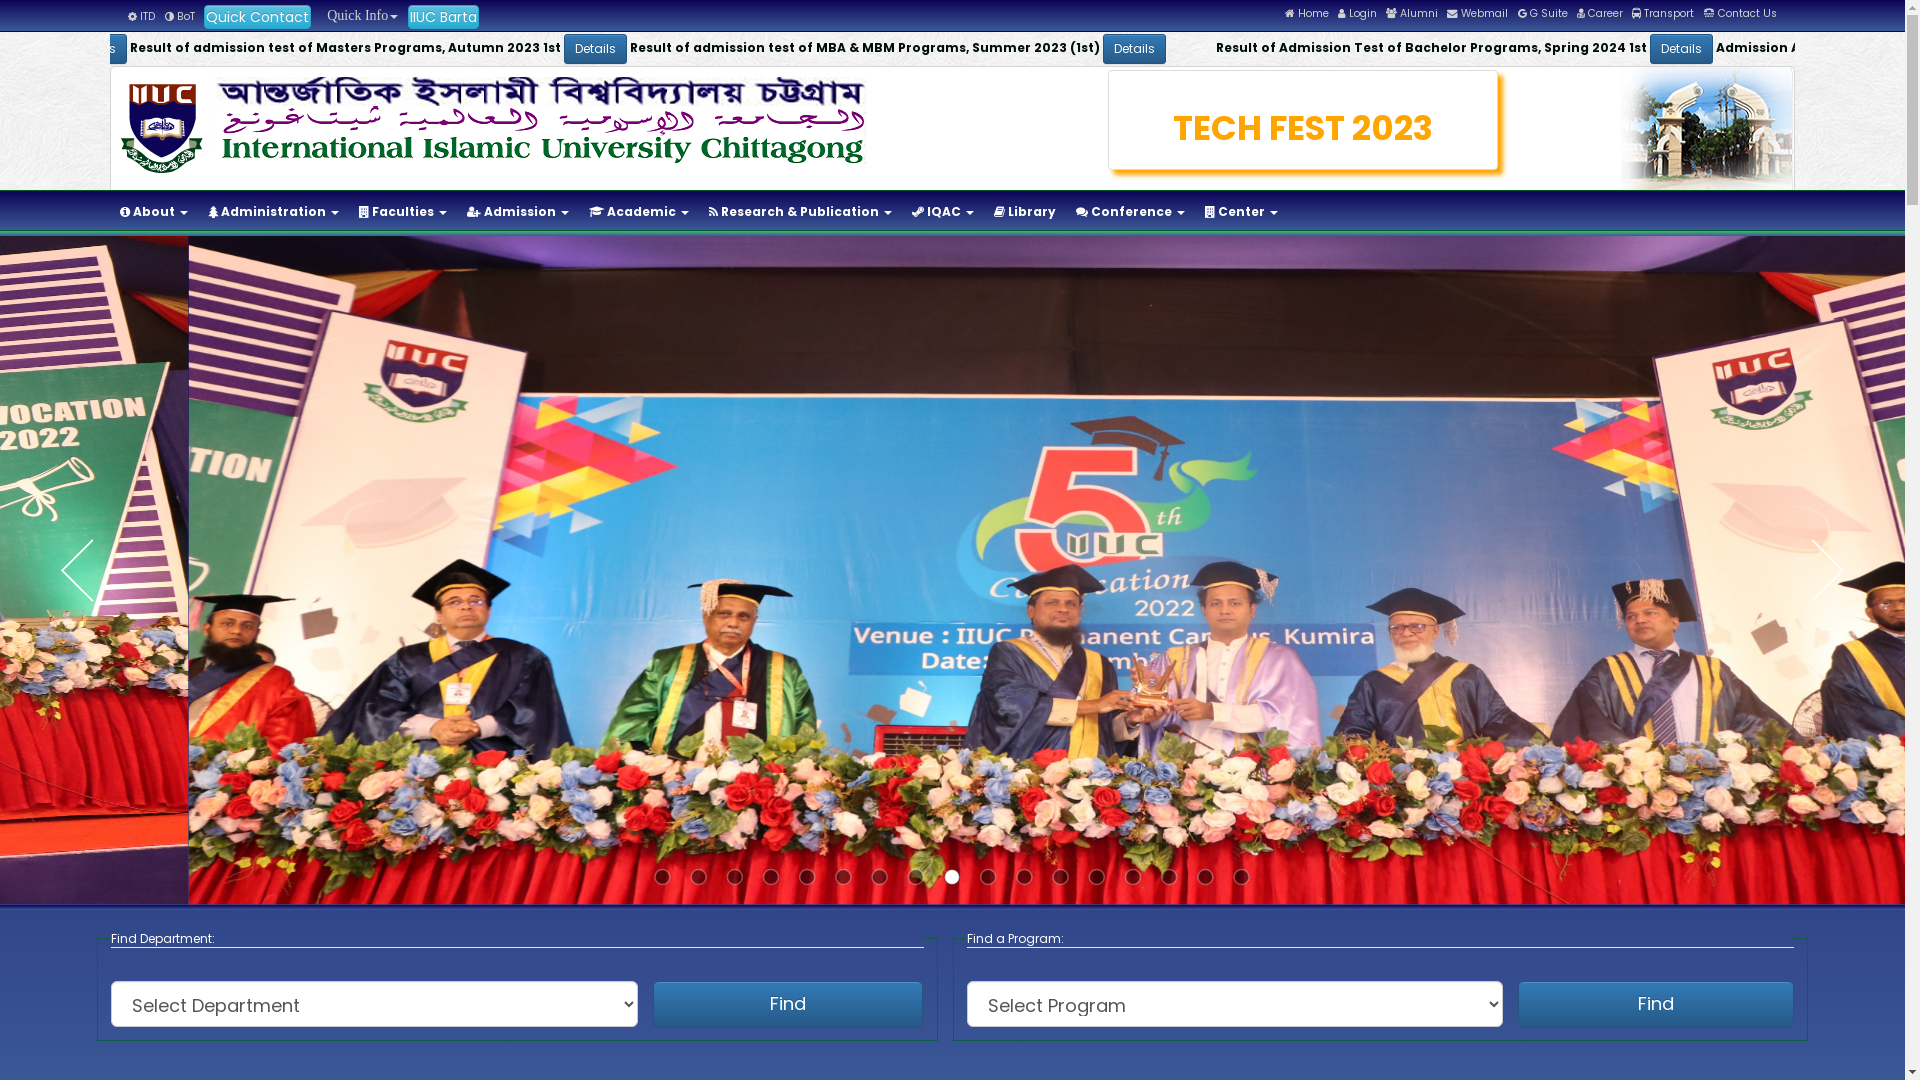 This screenshot has height=1080, width=1920. Describe the element at coordinates (1477, 13) in the screenshot. I see `'Webmail'` at that location.